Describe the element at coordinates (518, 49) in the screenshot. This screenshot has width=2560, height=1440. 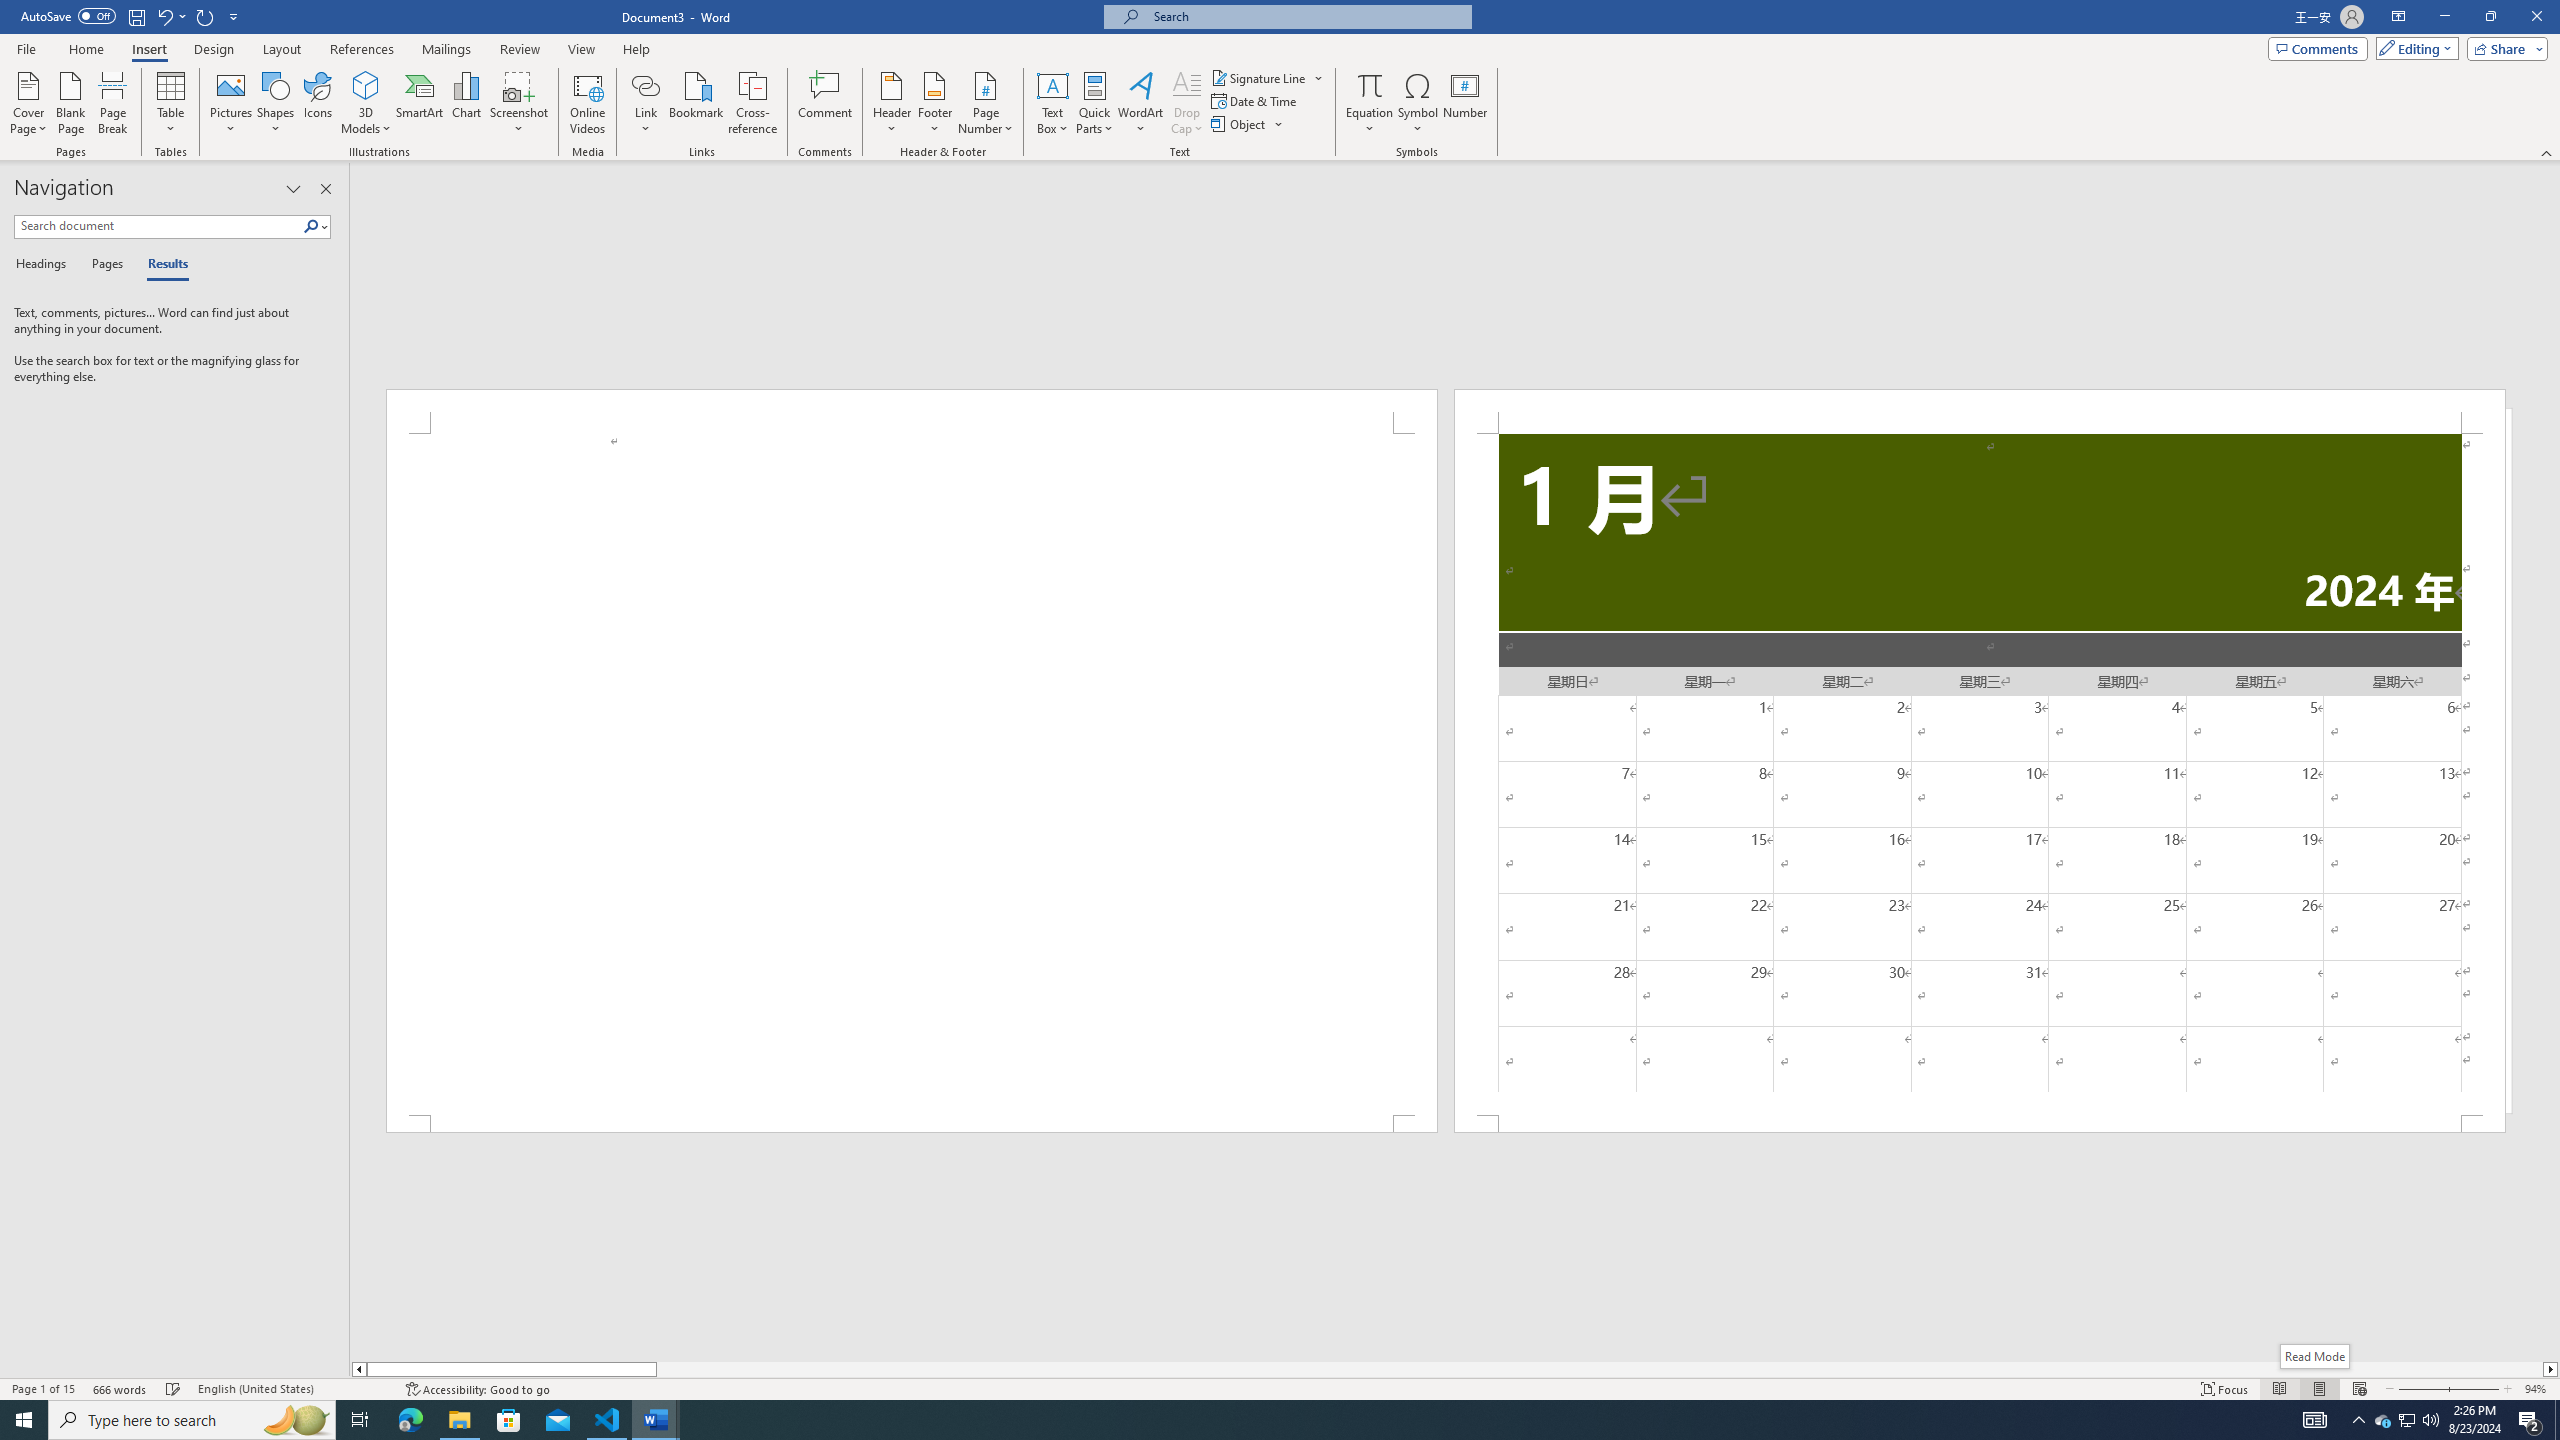
I see `'Review'` at that location.